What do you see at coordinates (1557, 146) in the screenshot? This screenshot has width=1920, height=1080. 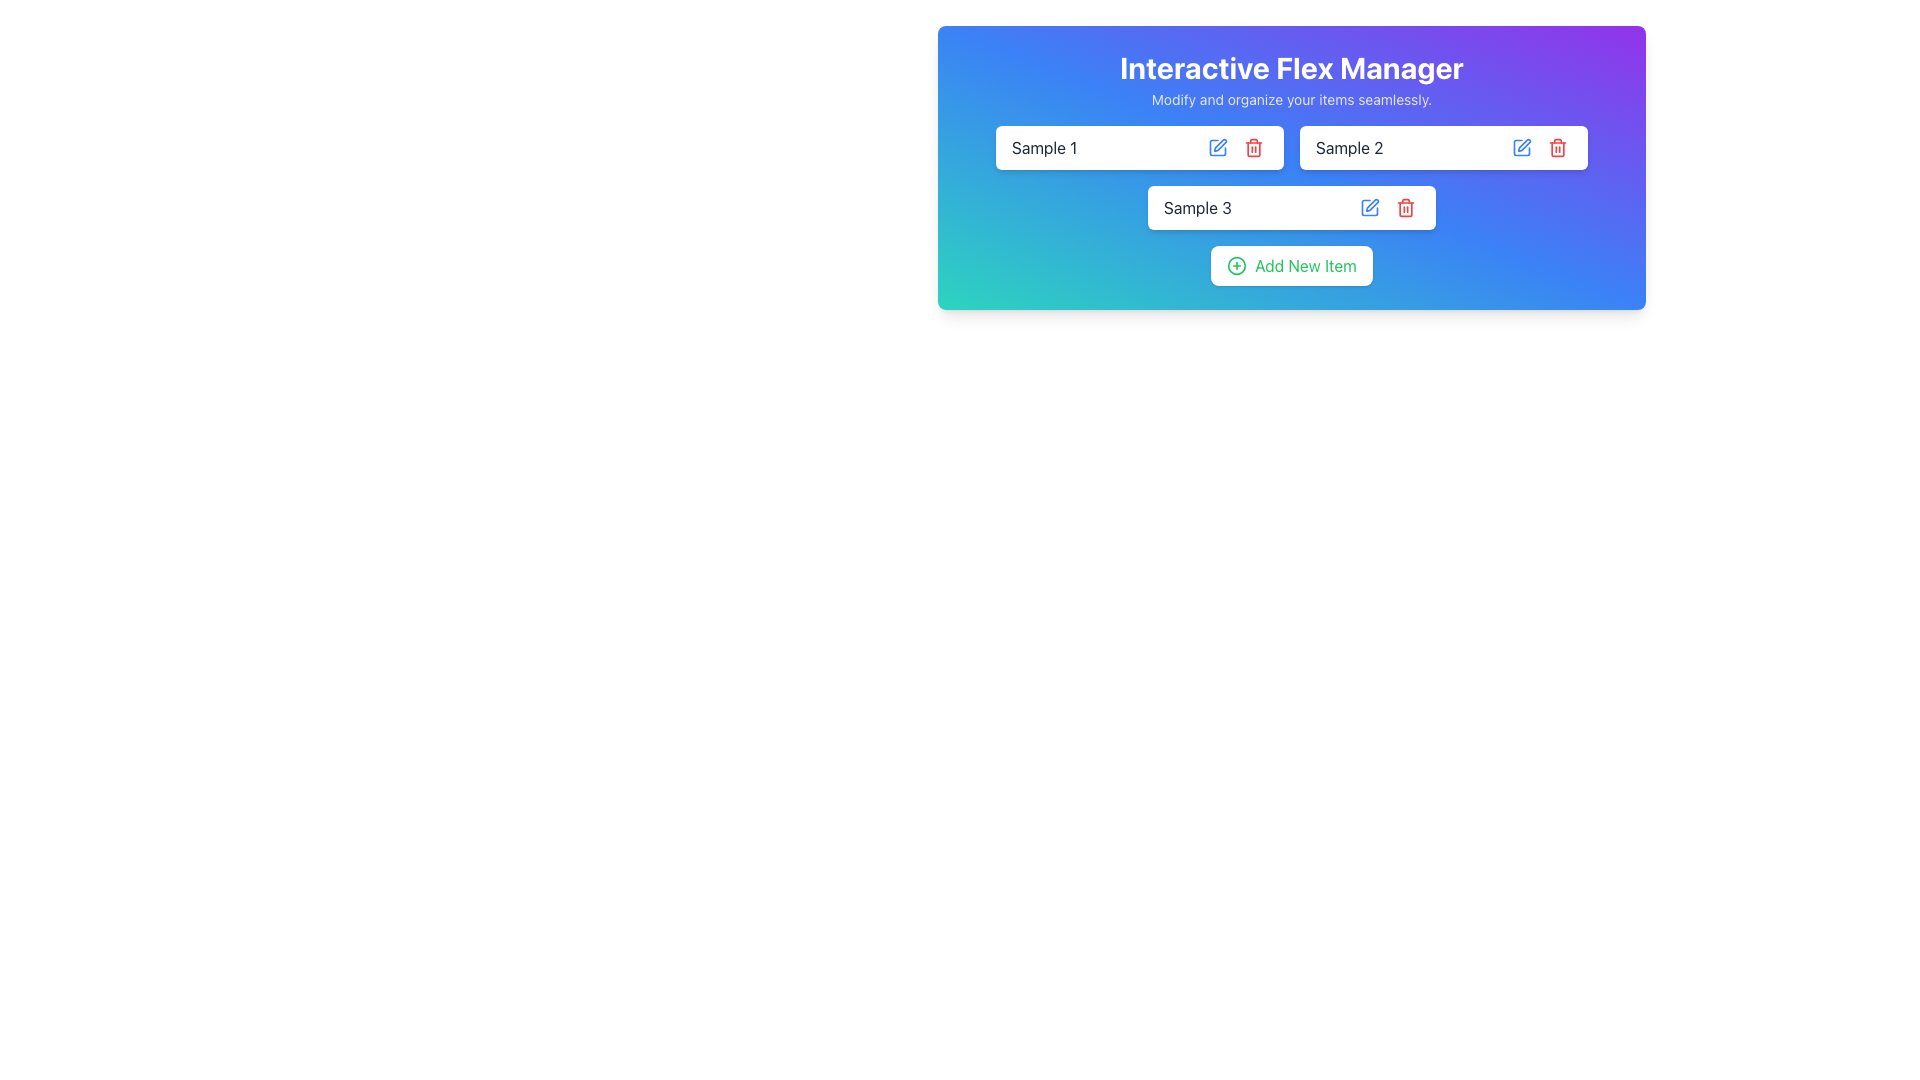 I see `the delete button located to the right of the blue edit button in the second row of entries in the 'Interactive Flex Manager'` at bounding box center [1557, 146].